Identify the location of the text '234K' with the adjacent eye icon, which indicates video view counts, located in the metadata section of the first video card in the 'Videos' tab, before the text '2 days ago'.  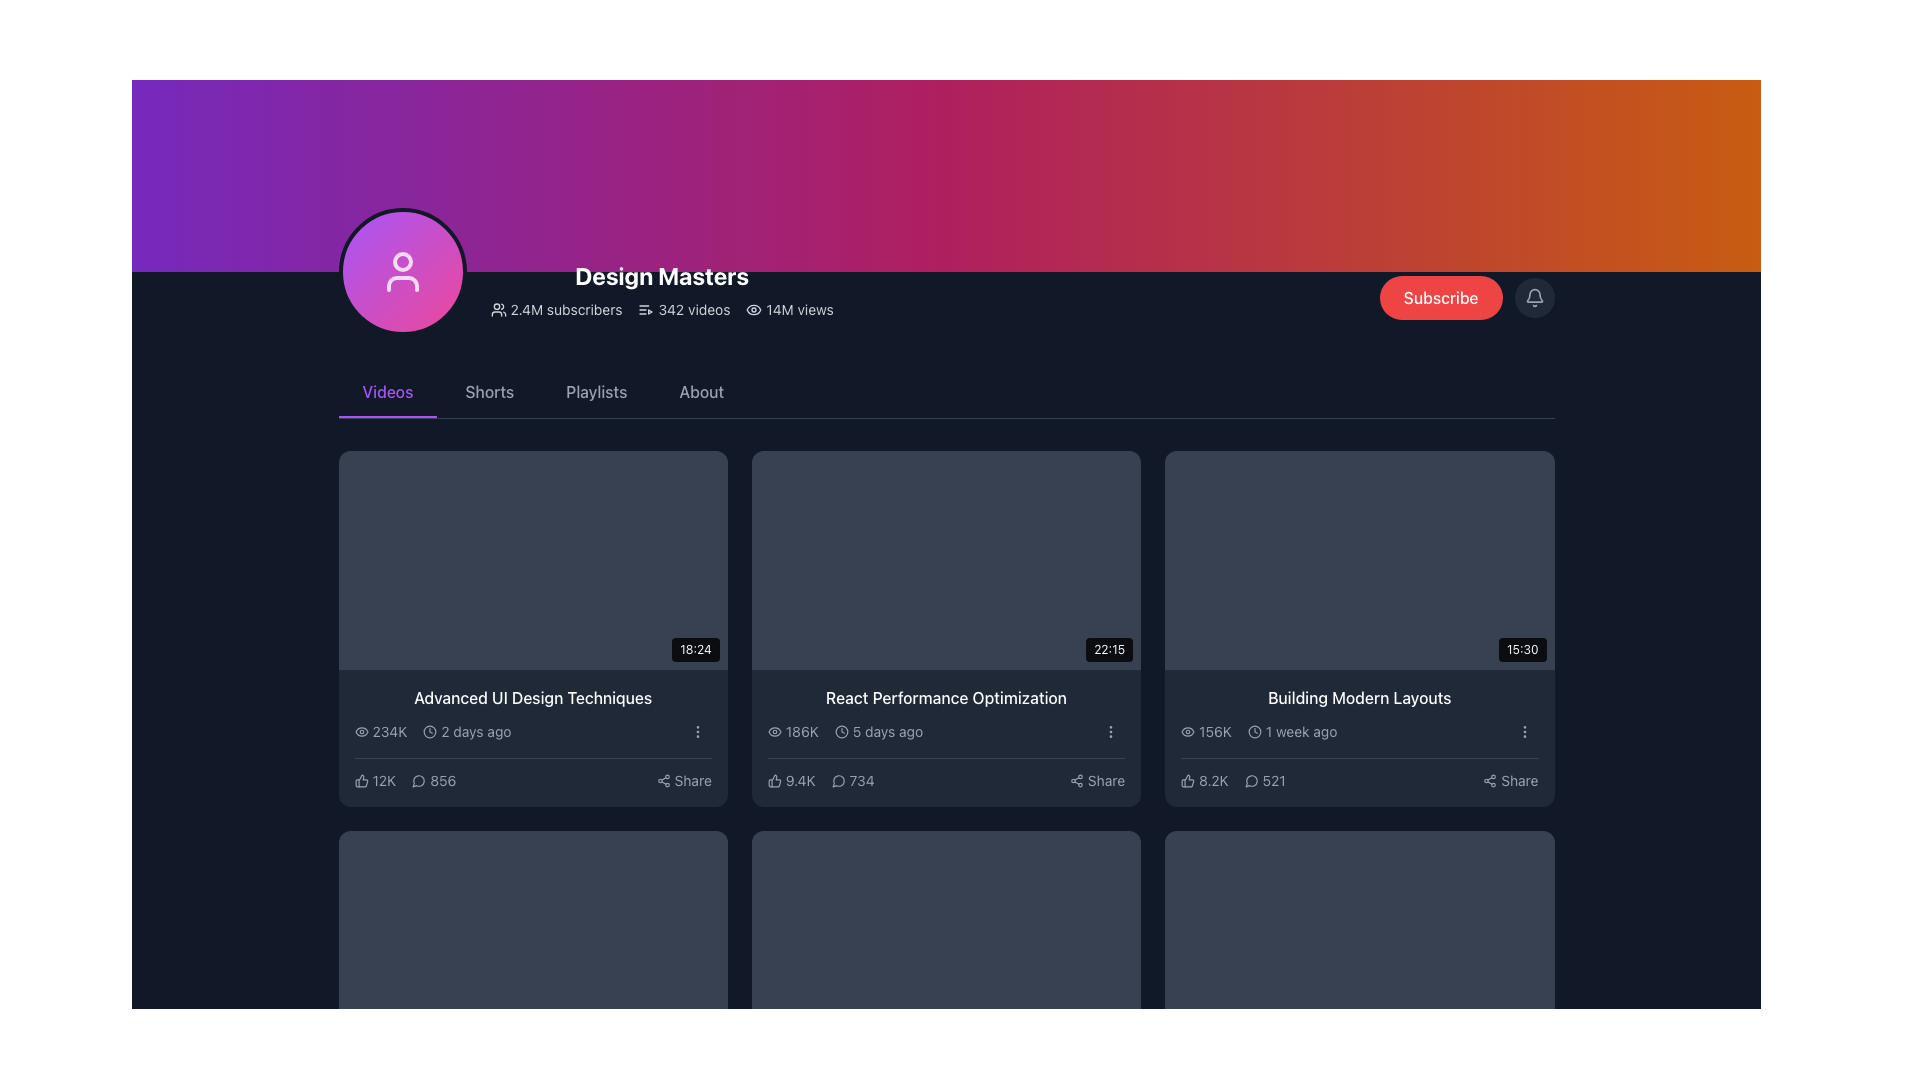
(380, 732).